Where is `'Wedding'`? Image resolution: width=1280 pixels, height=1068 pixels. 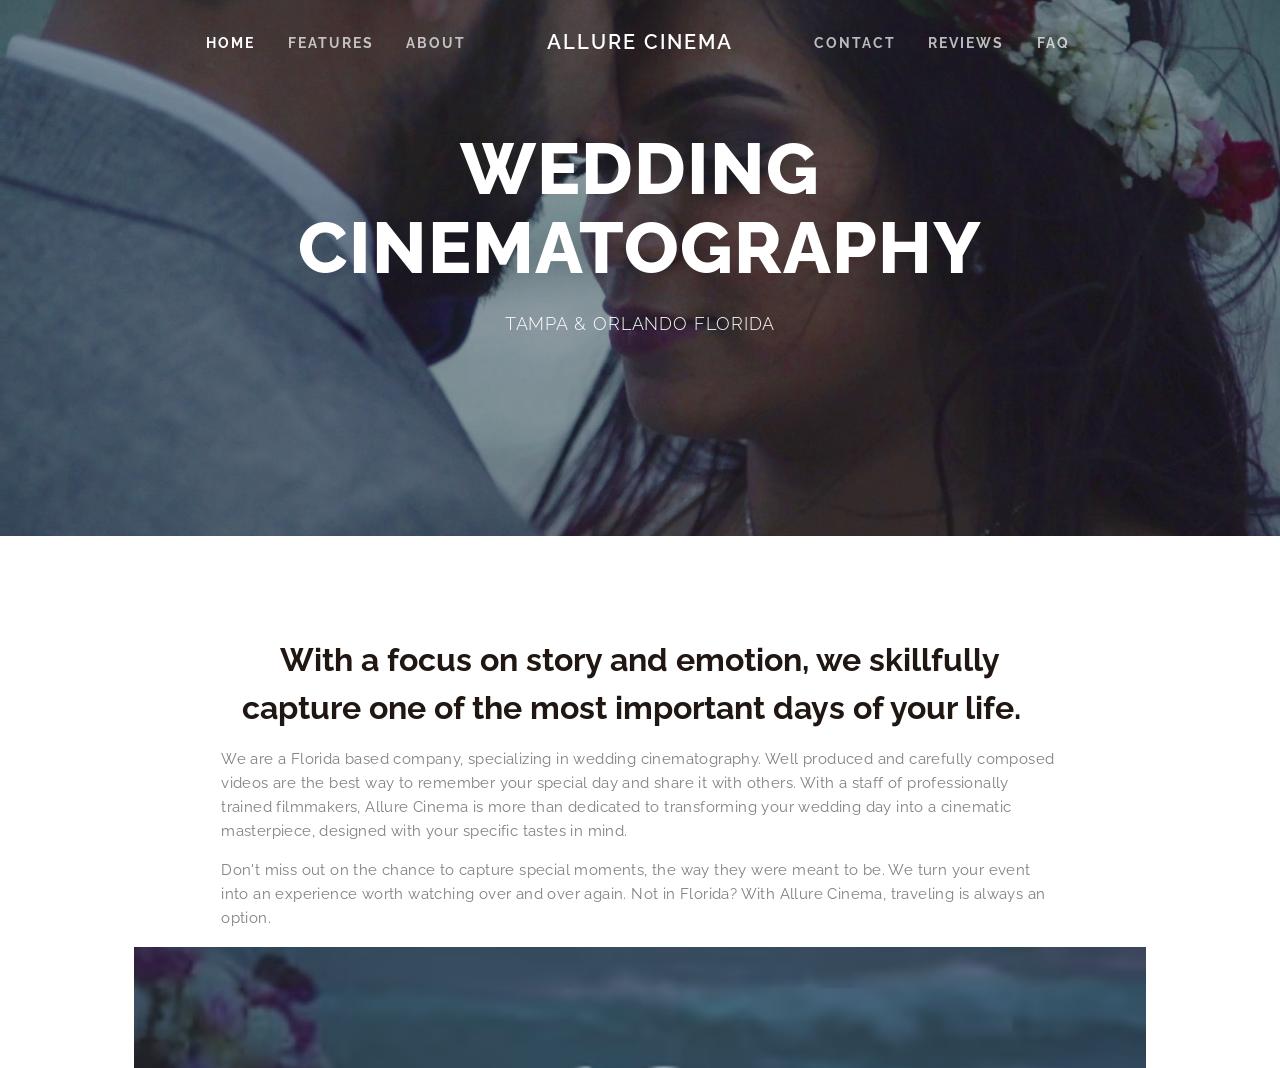 'Wedding' is located at coordinates (459, 168).